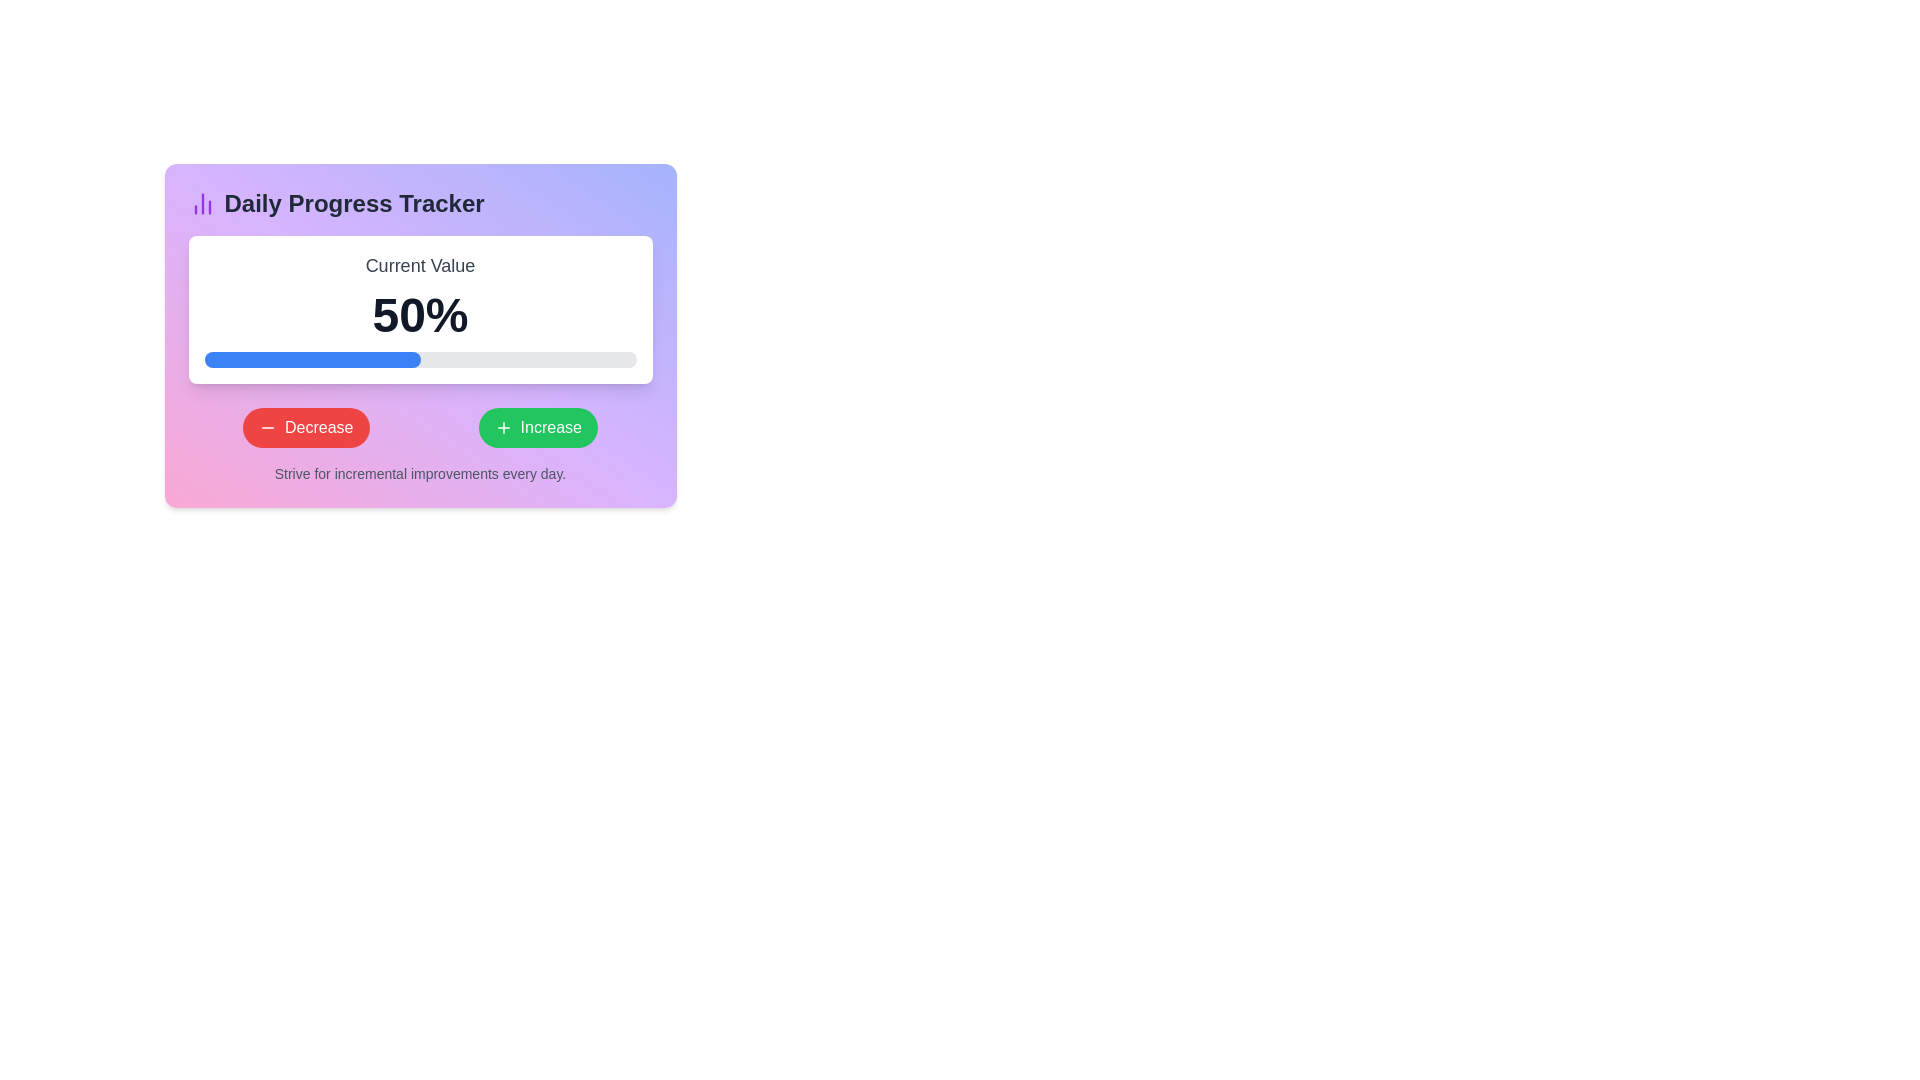 The width and height of the screenshot is (1920, 1080). I want to click on text labeled 'Decrease' which is located to the right of a minus sign icon on the button that decreases a value, so click(318, 427).